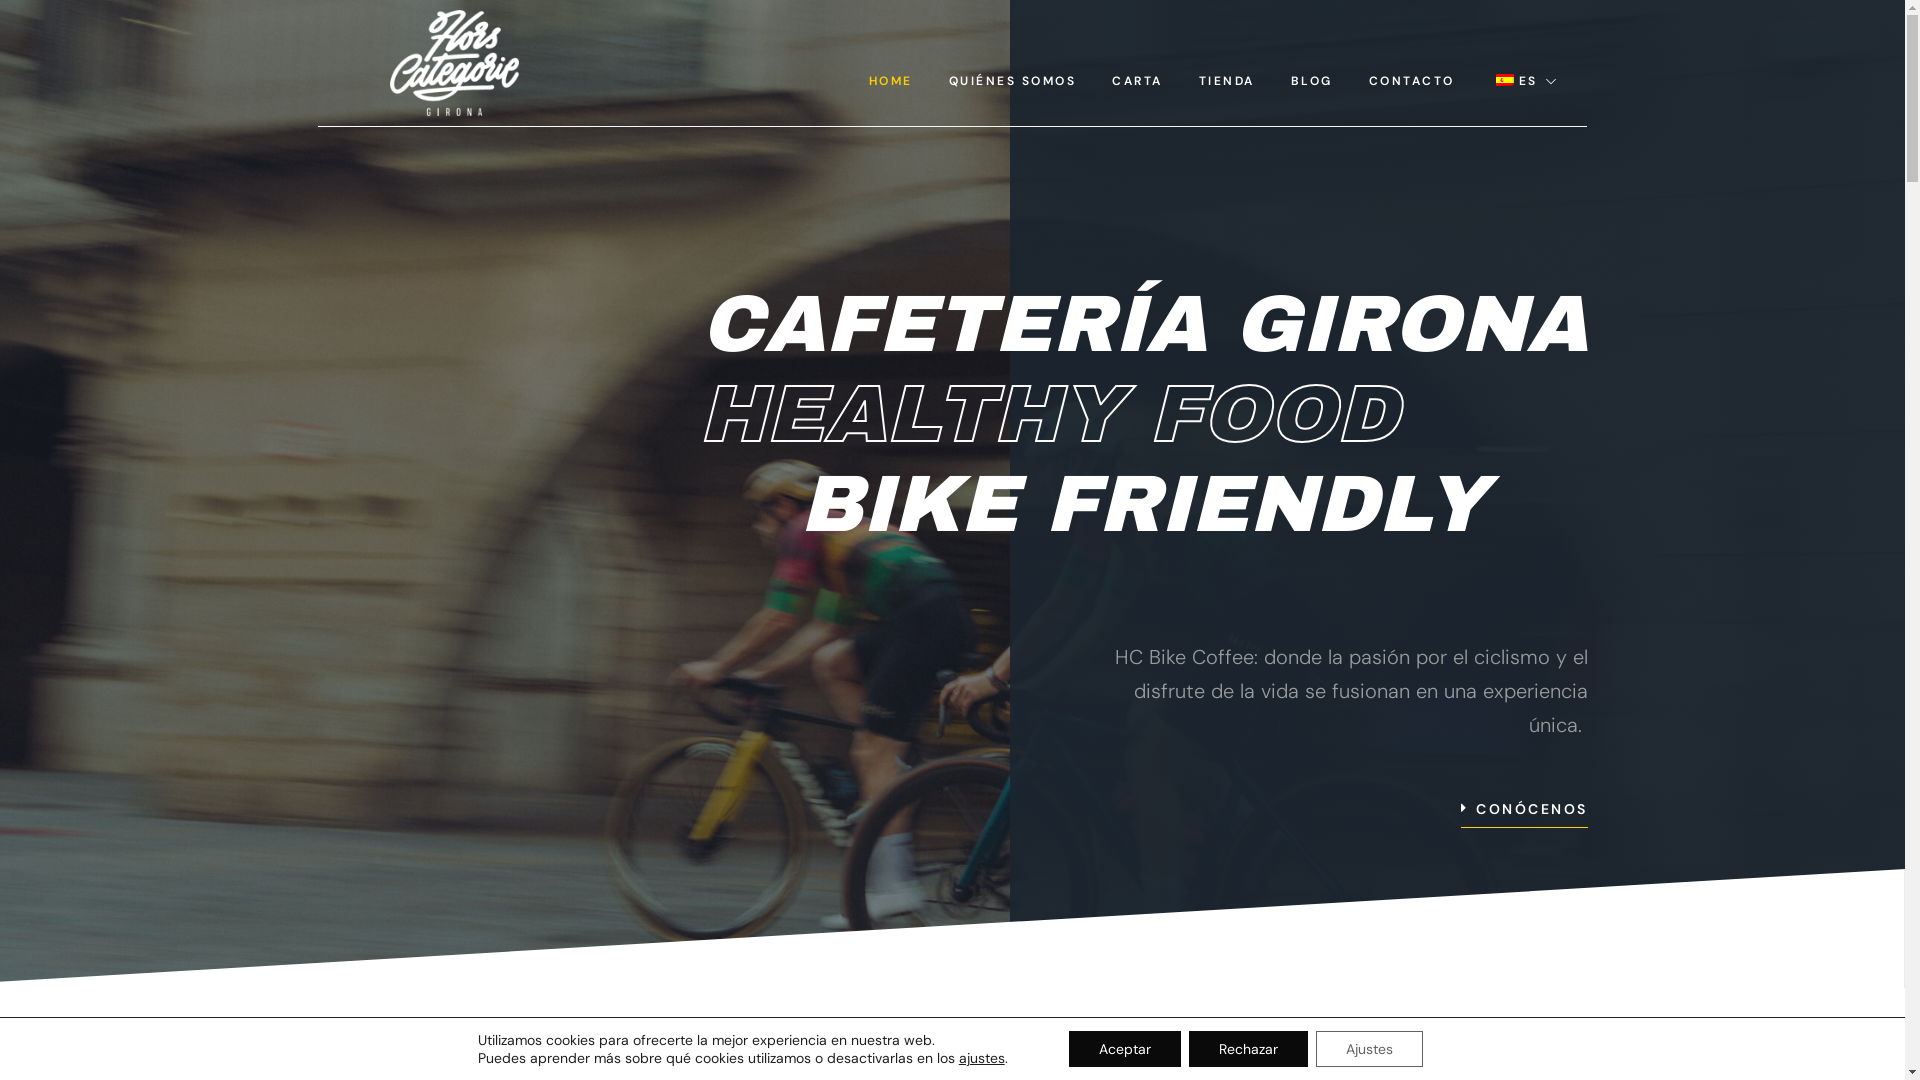  What do you see at coordinates (1124, 1048) in the screenshot?
I see `'Aceptar'` at bounding box center [1124, 1048].